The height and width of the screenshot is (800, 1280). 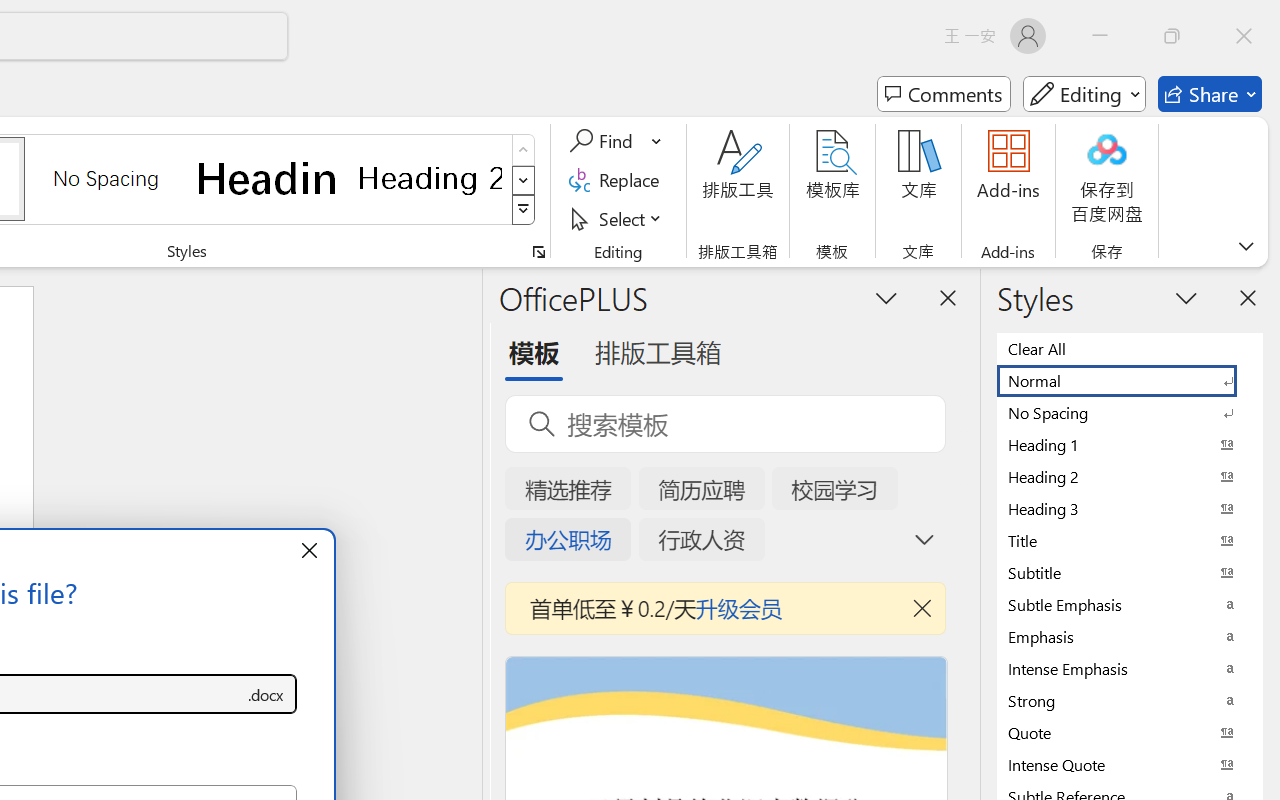 I want to click on 'Subtle Emphasis', so click(x=1130, y=604).